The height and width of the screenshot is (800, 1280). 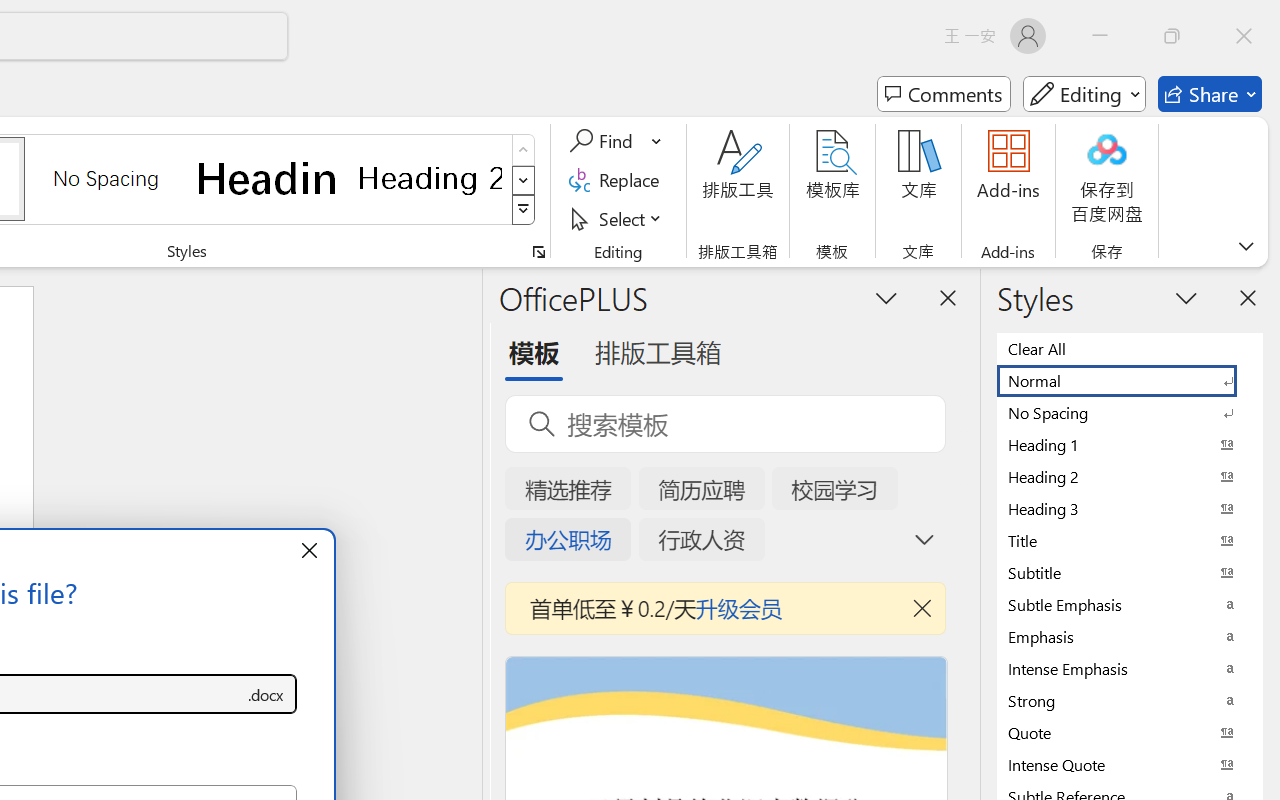 I want to click on 'Subtle Emphasis', so click(x=1130, y=604).